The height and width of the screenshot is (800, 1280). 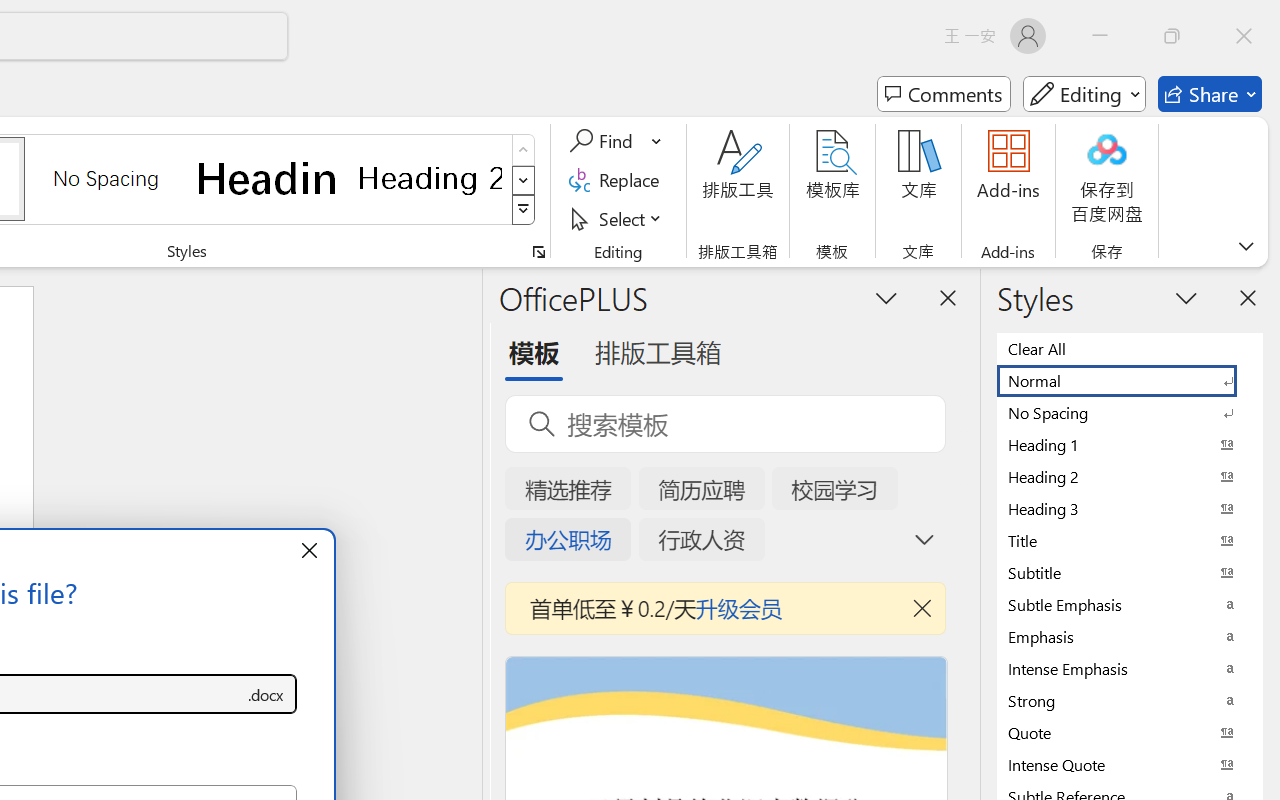 I want to click on 'Subtle Emphasis', so click(x=1130, y=604).